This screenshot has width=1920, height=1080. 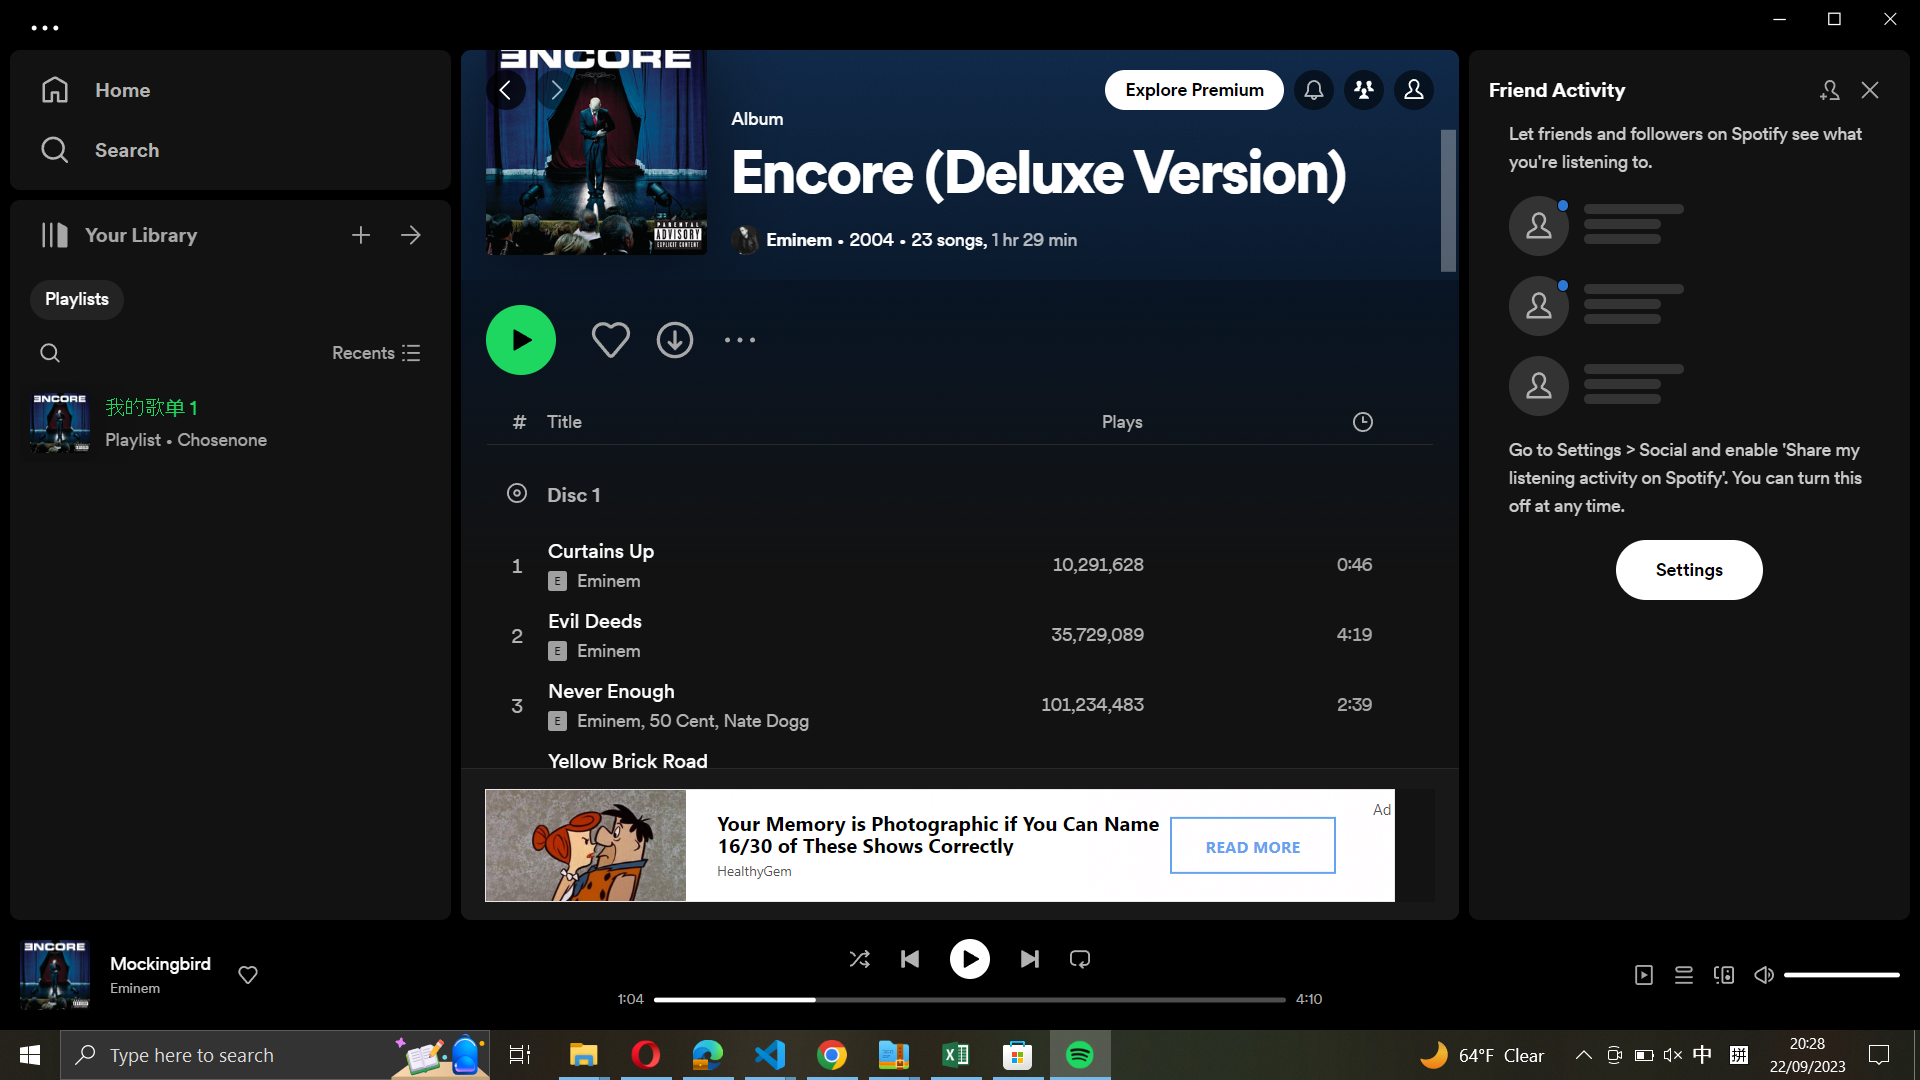 I want to click on Begin the track "Evil Deeds, so click(x=957, y=637).